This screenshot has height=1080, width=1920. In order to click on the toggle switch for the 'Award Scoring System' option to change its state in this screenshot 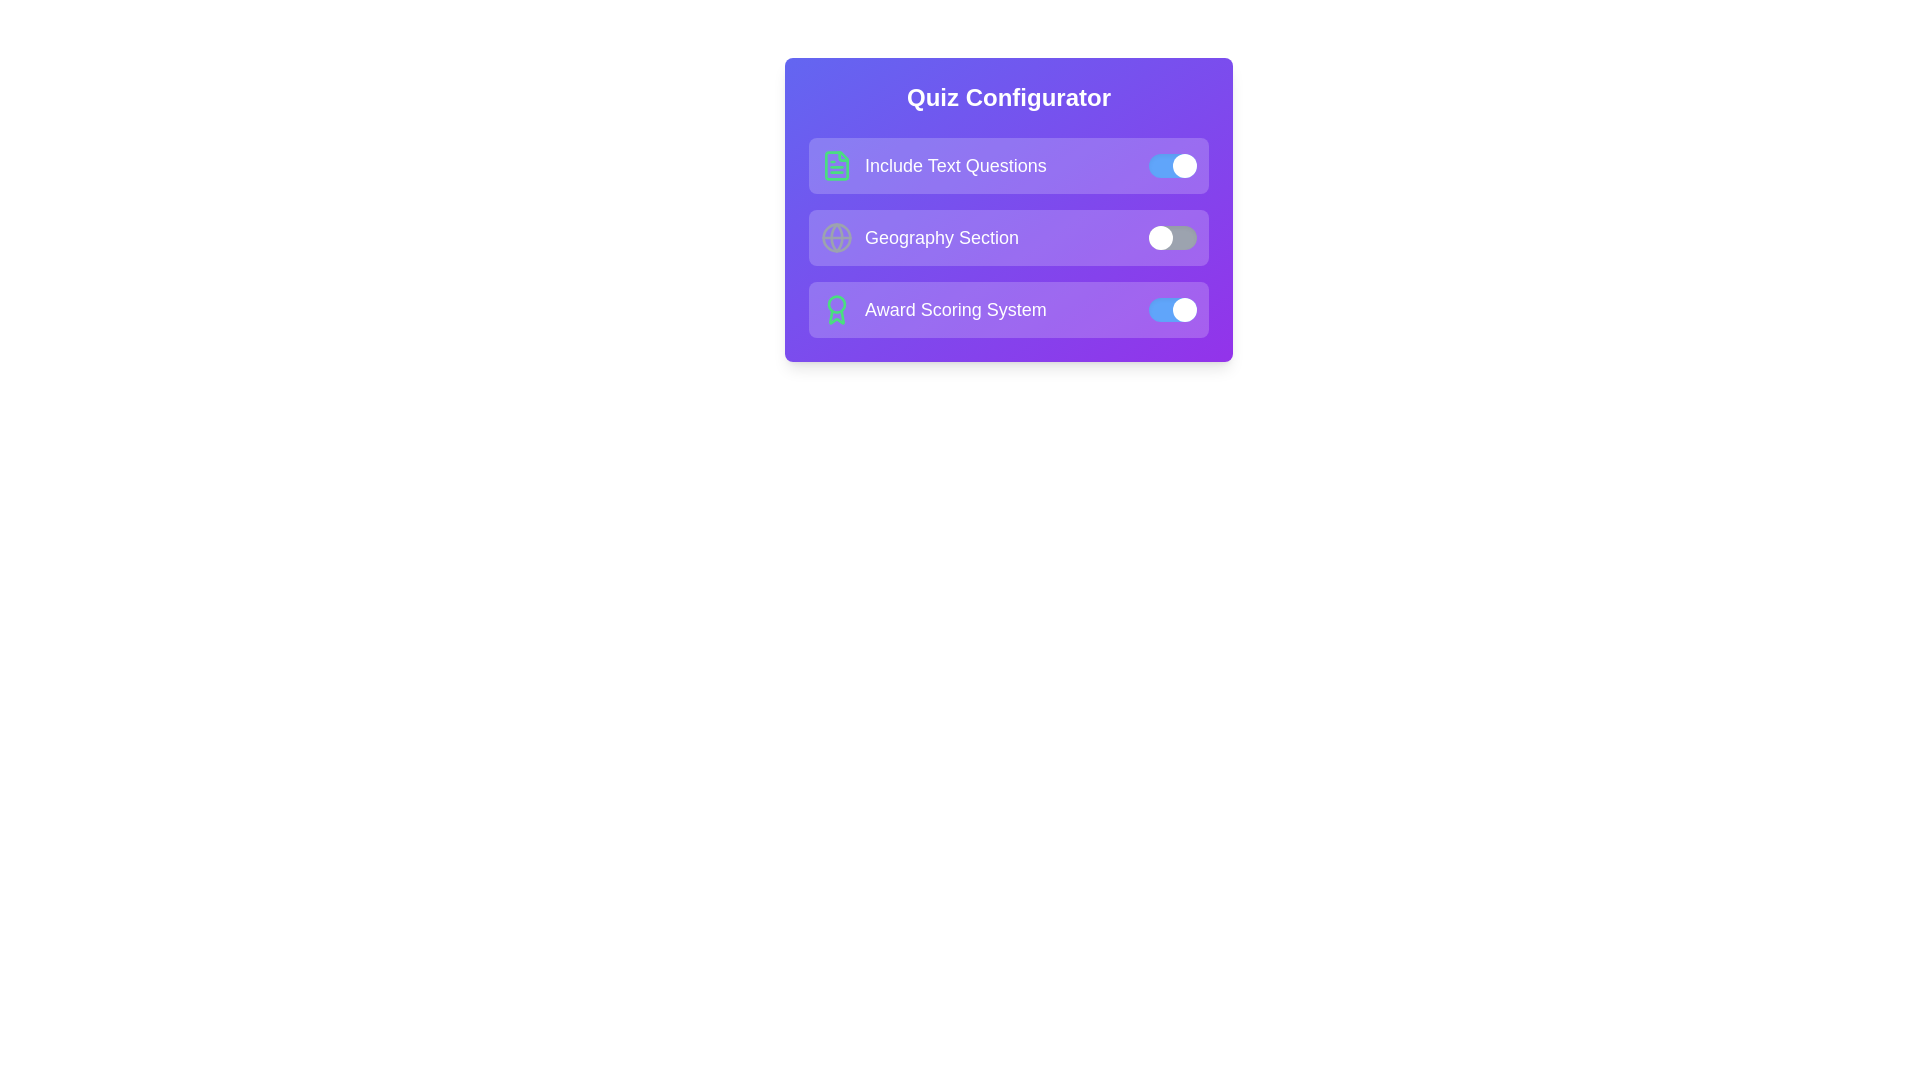, I will do `click(1172, 309)`.